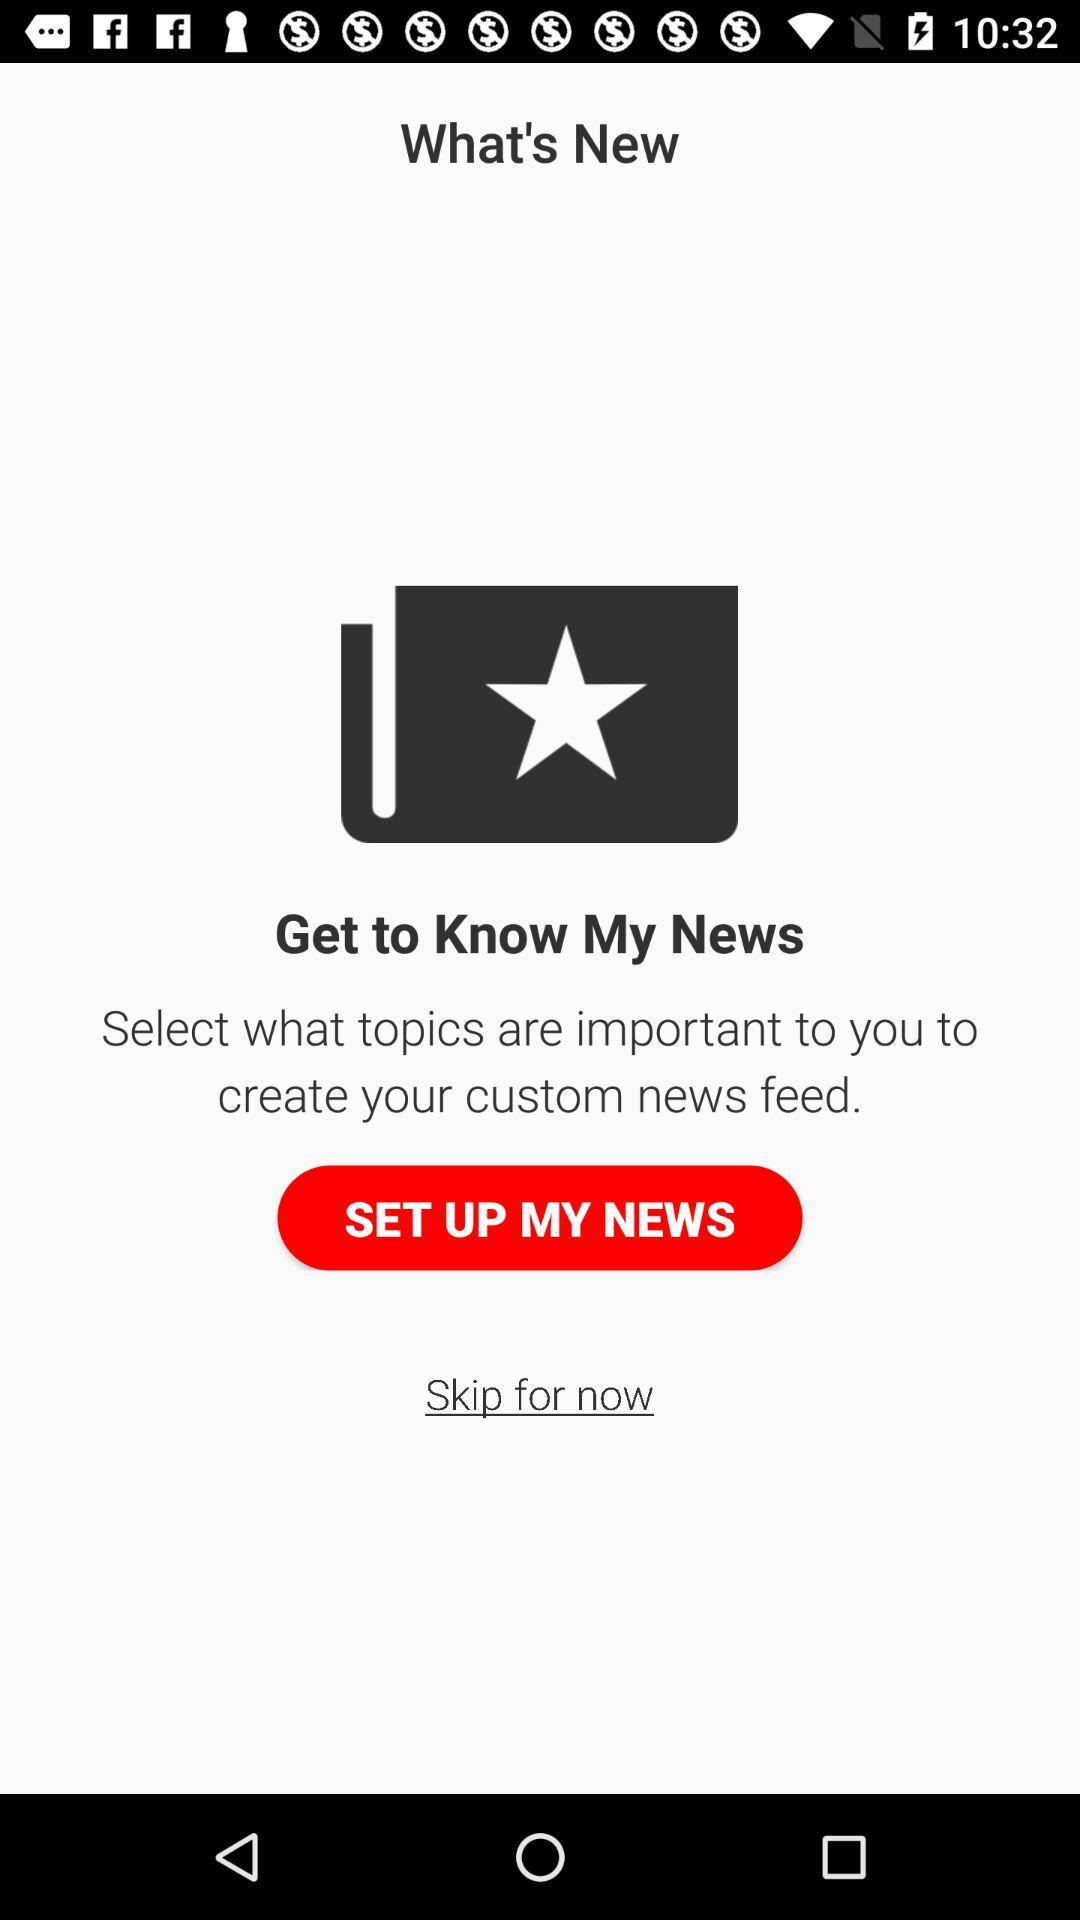  I want to click on the set up my icon, so click(540, 1217).